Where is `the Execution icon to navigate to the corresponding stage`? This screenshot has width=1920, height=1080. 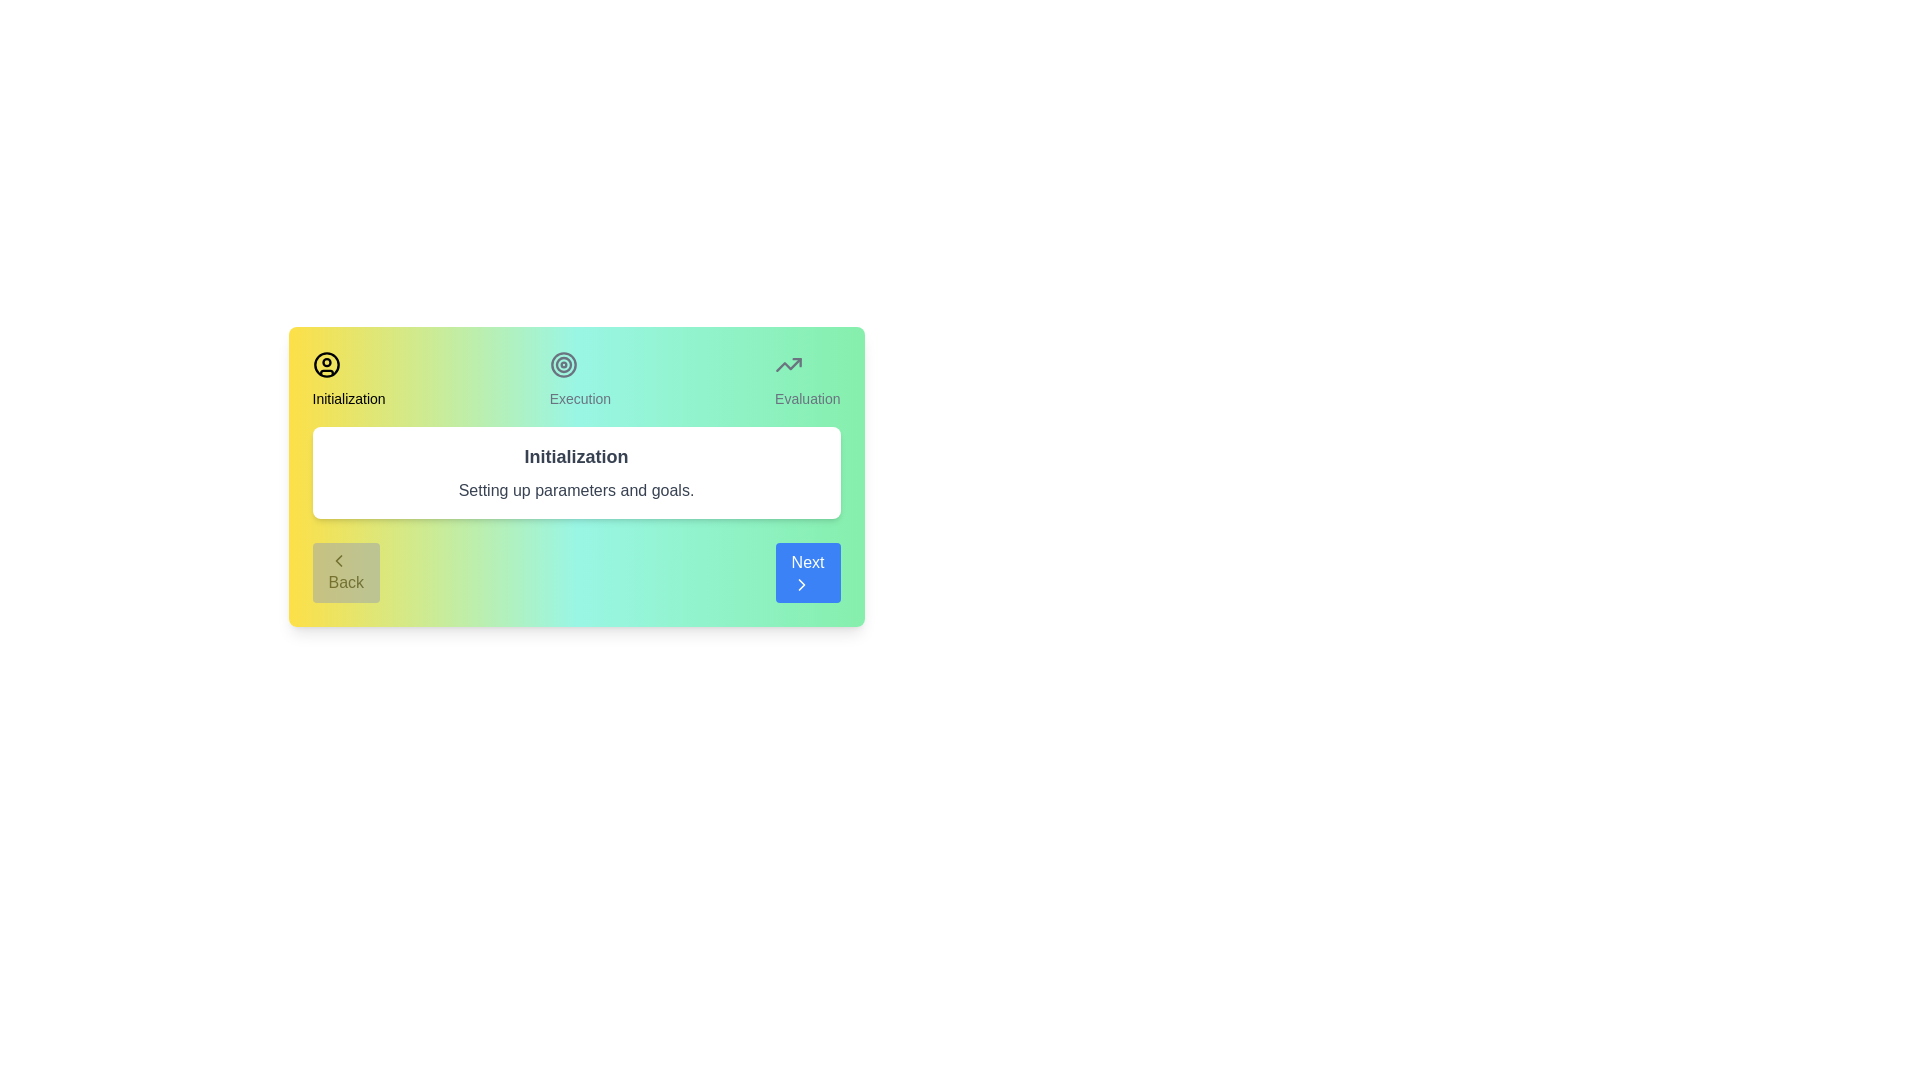 the Execution icon to navigate to the corresponding stage is located at coordinates (562, 365).